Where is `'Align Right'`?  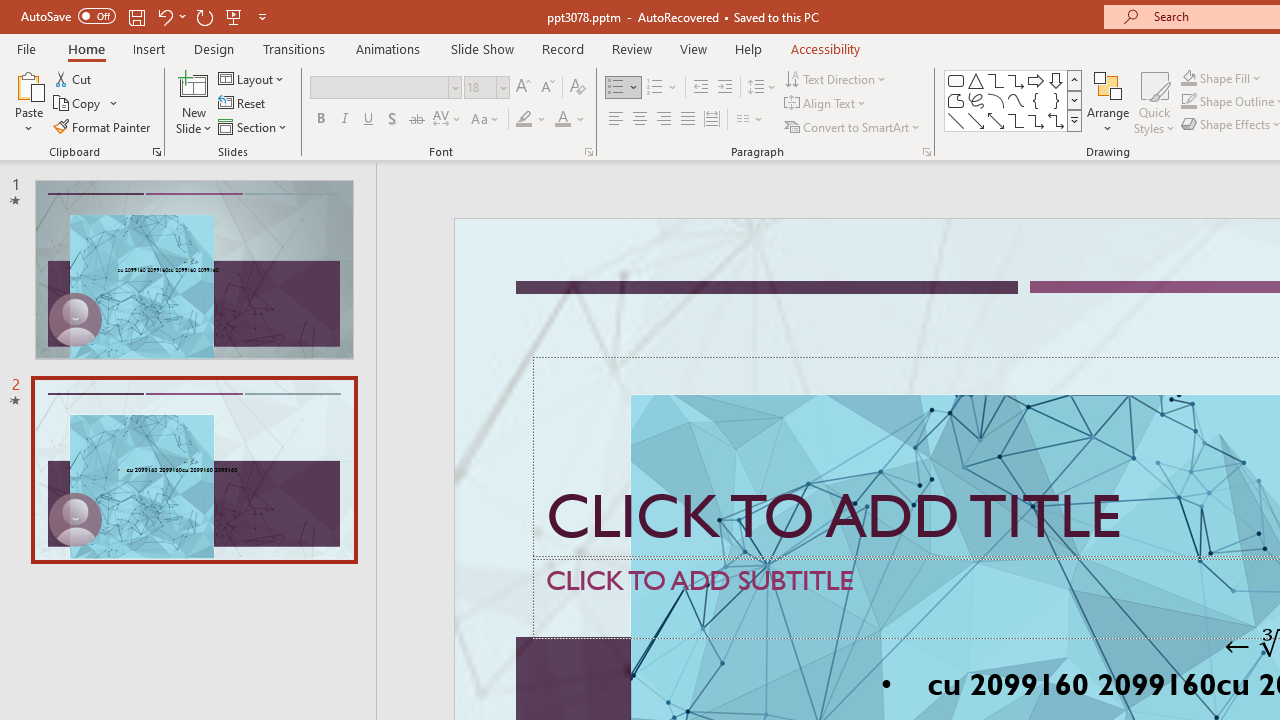 'Align Right' is located at coordinates (663, 119).